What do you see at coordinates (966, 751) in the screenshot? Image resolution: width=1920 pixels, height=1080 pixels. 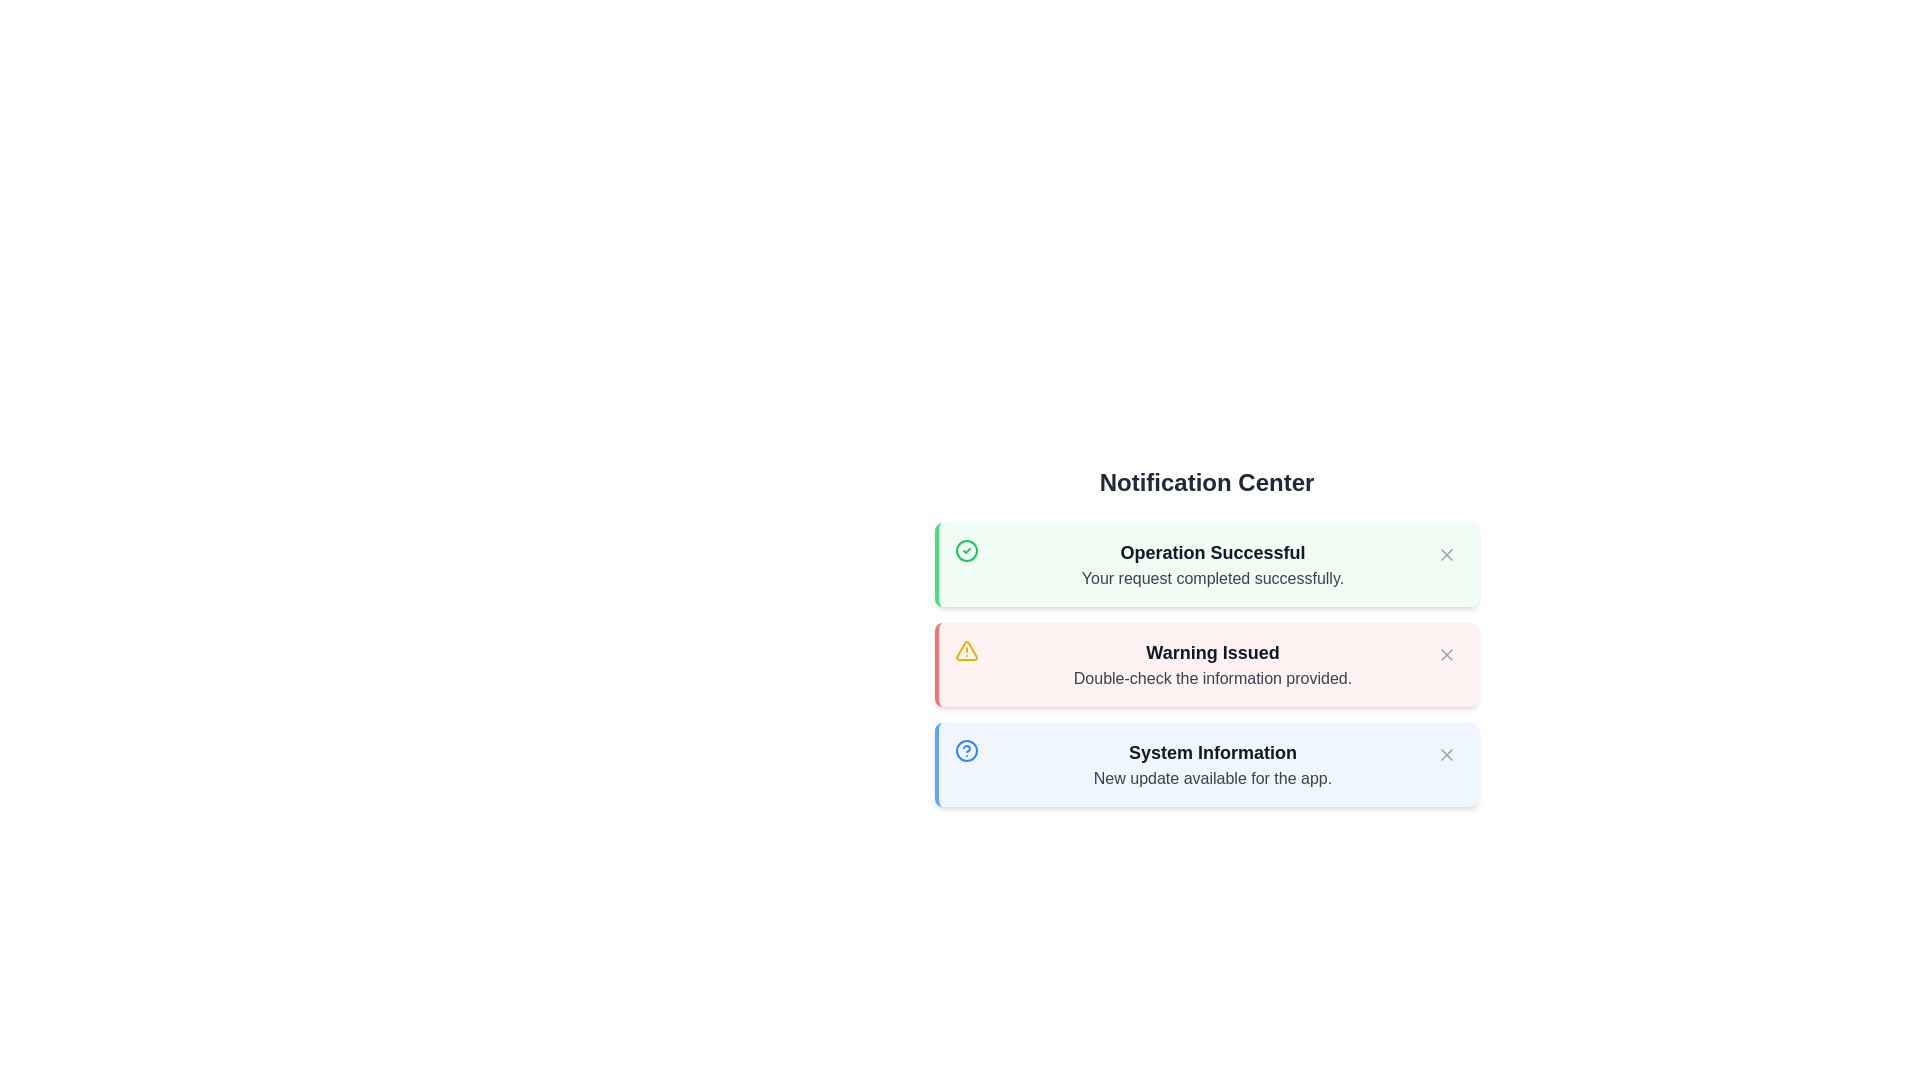 I see `the SVG circle component located within the third notification card labeled 'System Information', positioned to the left of the notification text` at bounding box center [966, 751].